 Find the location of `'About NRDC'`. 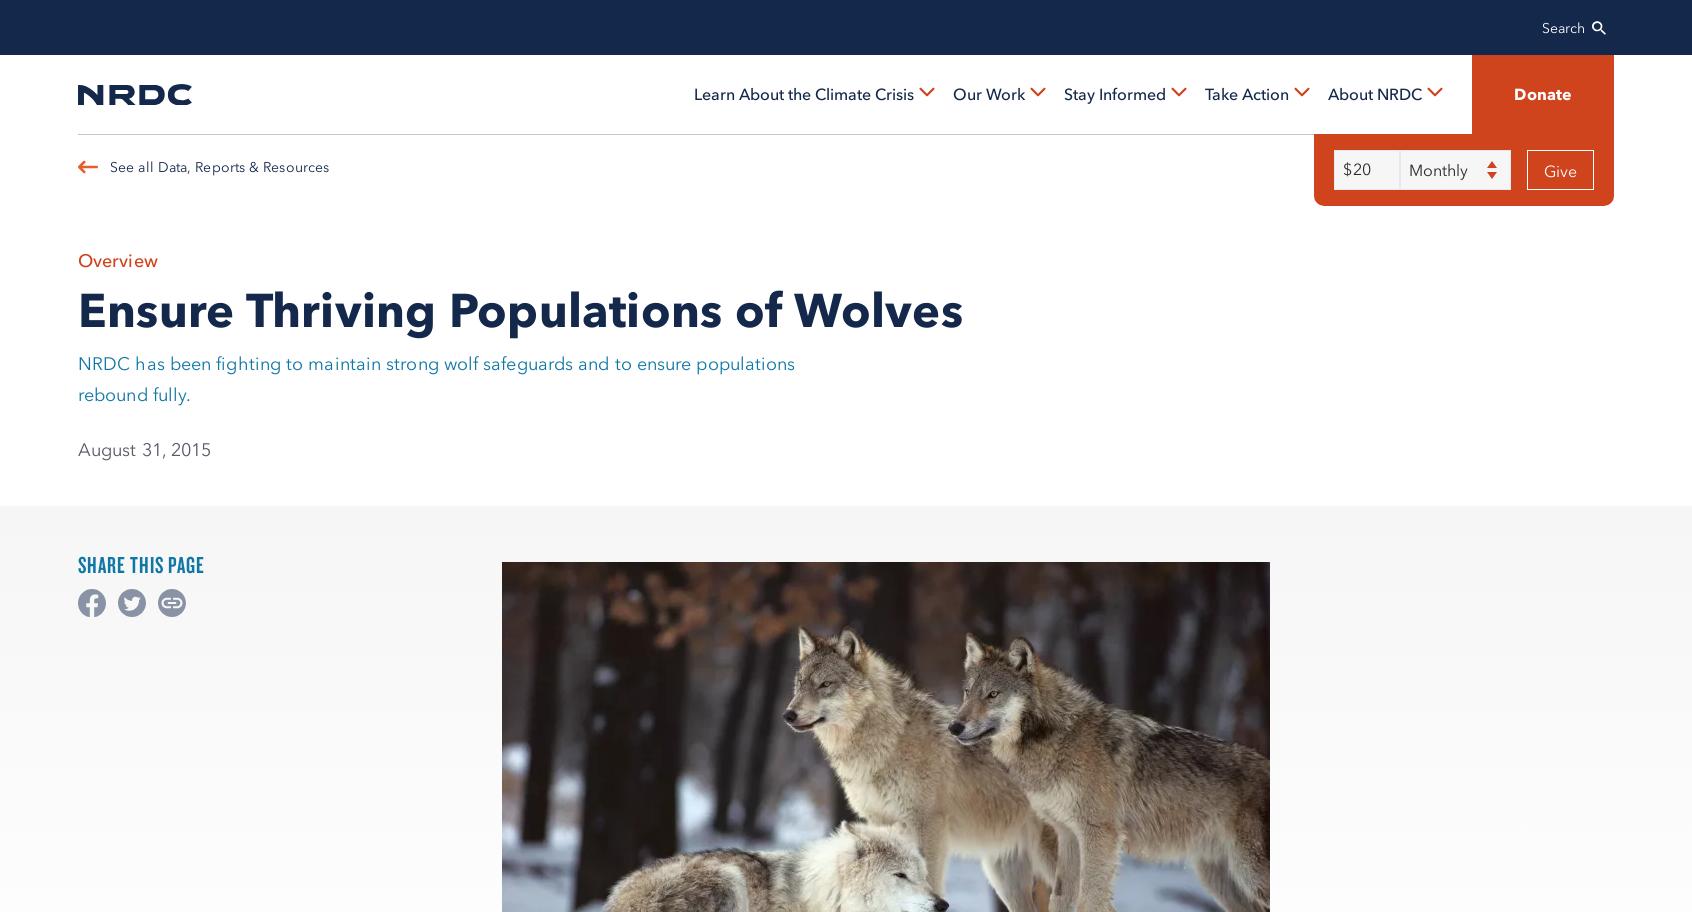

'About NRDC' is located at coordinates (1327, 94).